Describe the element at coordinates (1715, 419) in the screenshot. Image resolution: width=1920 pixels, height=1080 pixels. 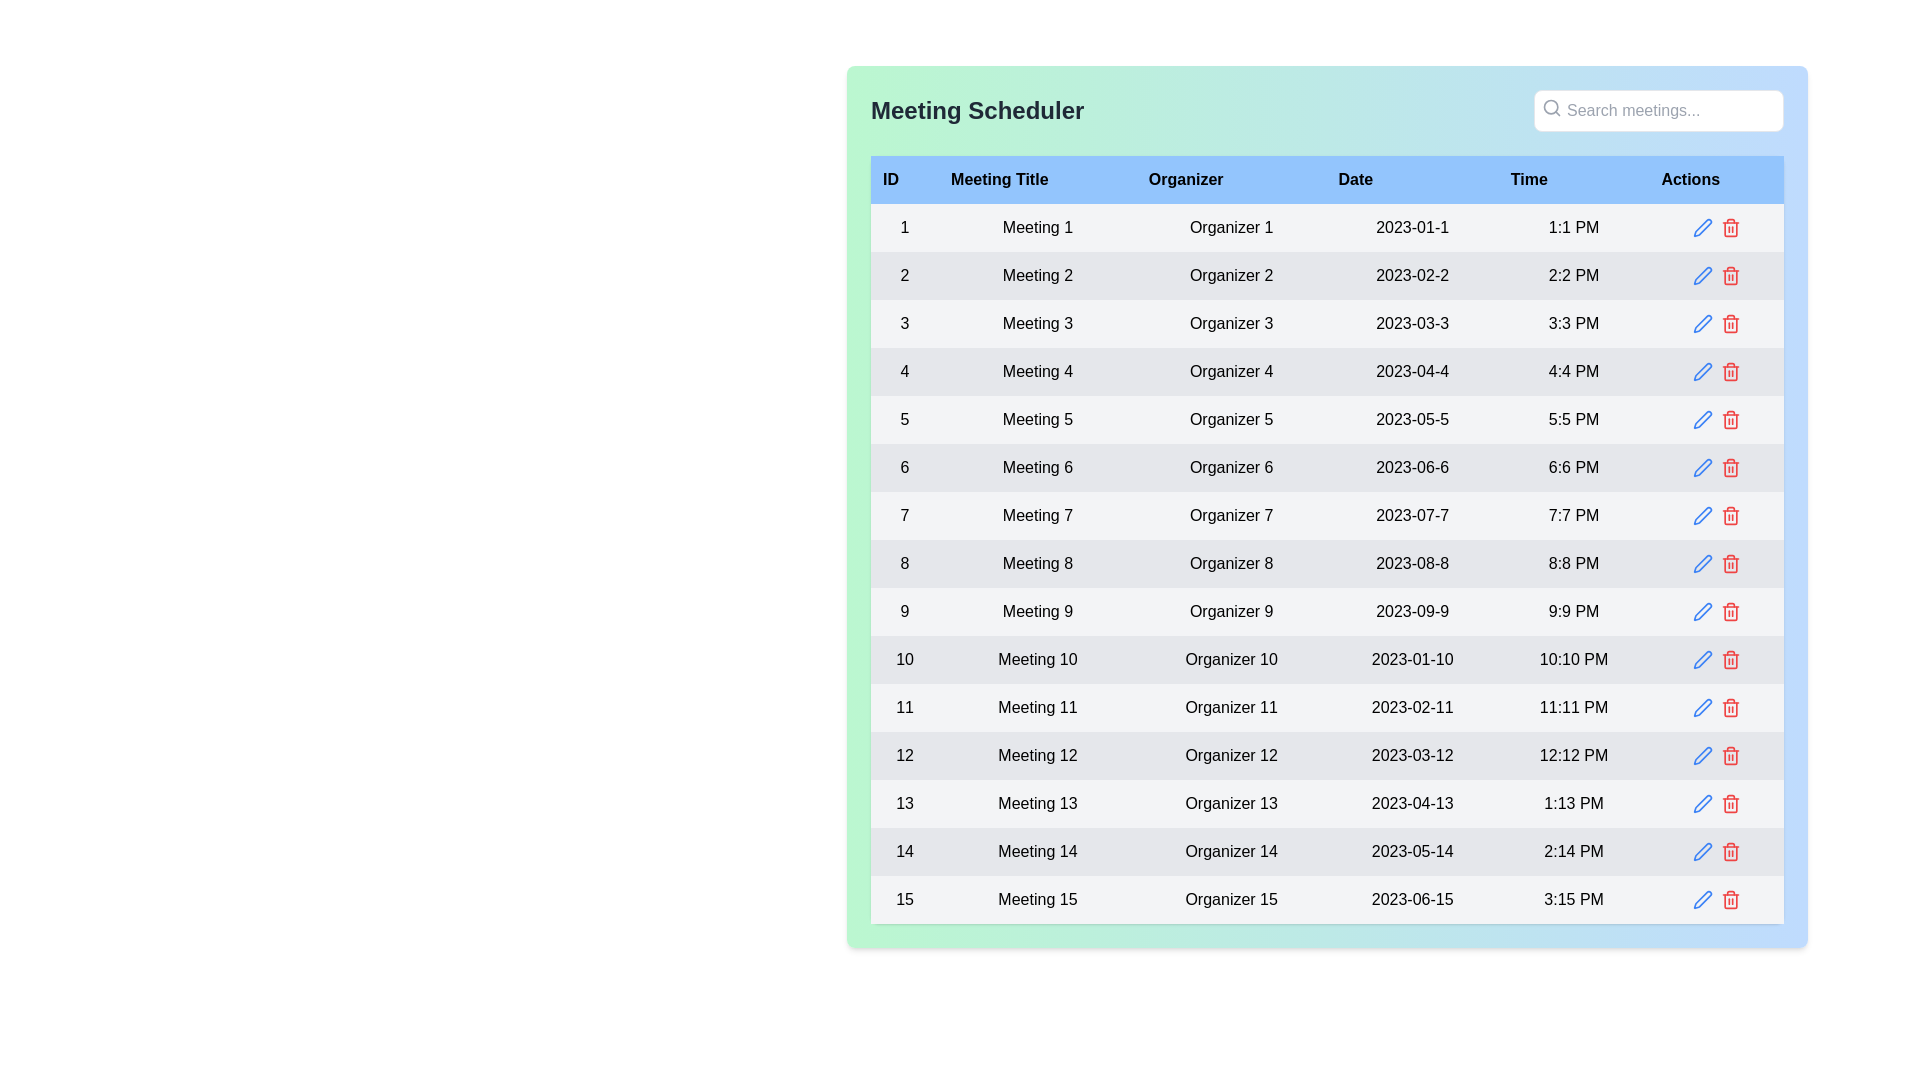
I see `the edit icon in the Icon Group located in the 'Actions' column for the meeting scheduled on '2023-05-5' at '5:5 PM' to modify the meeting` at that location.